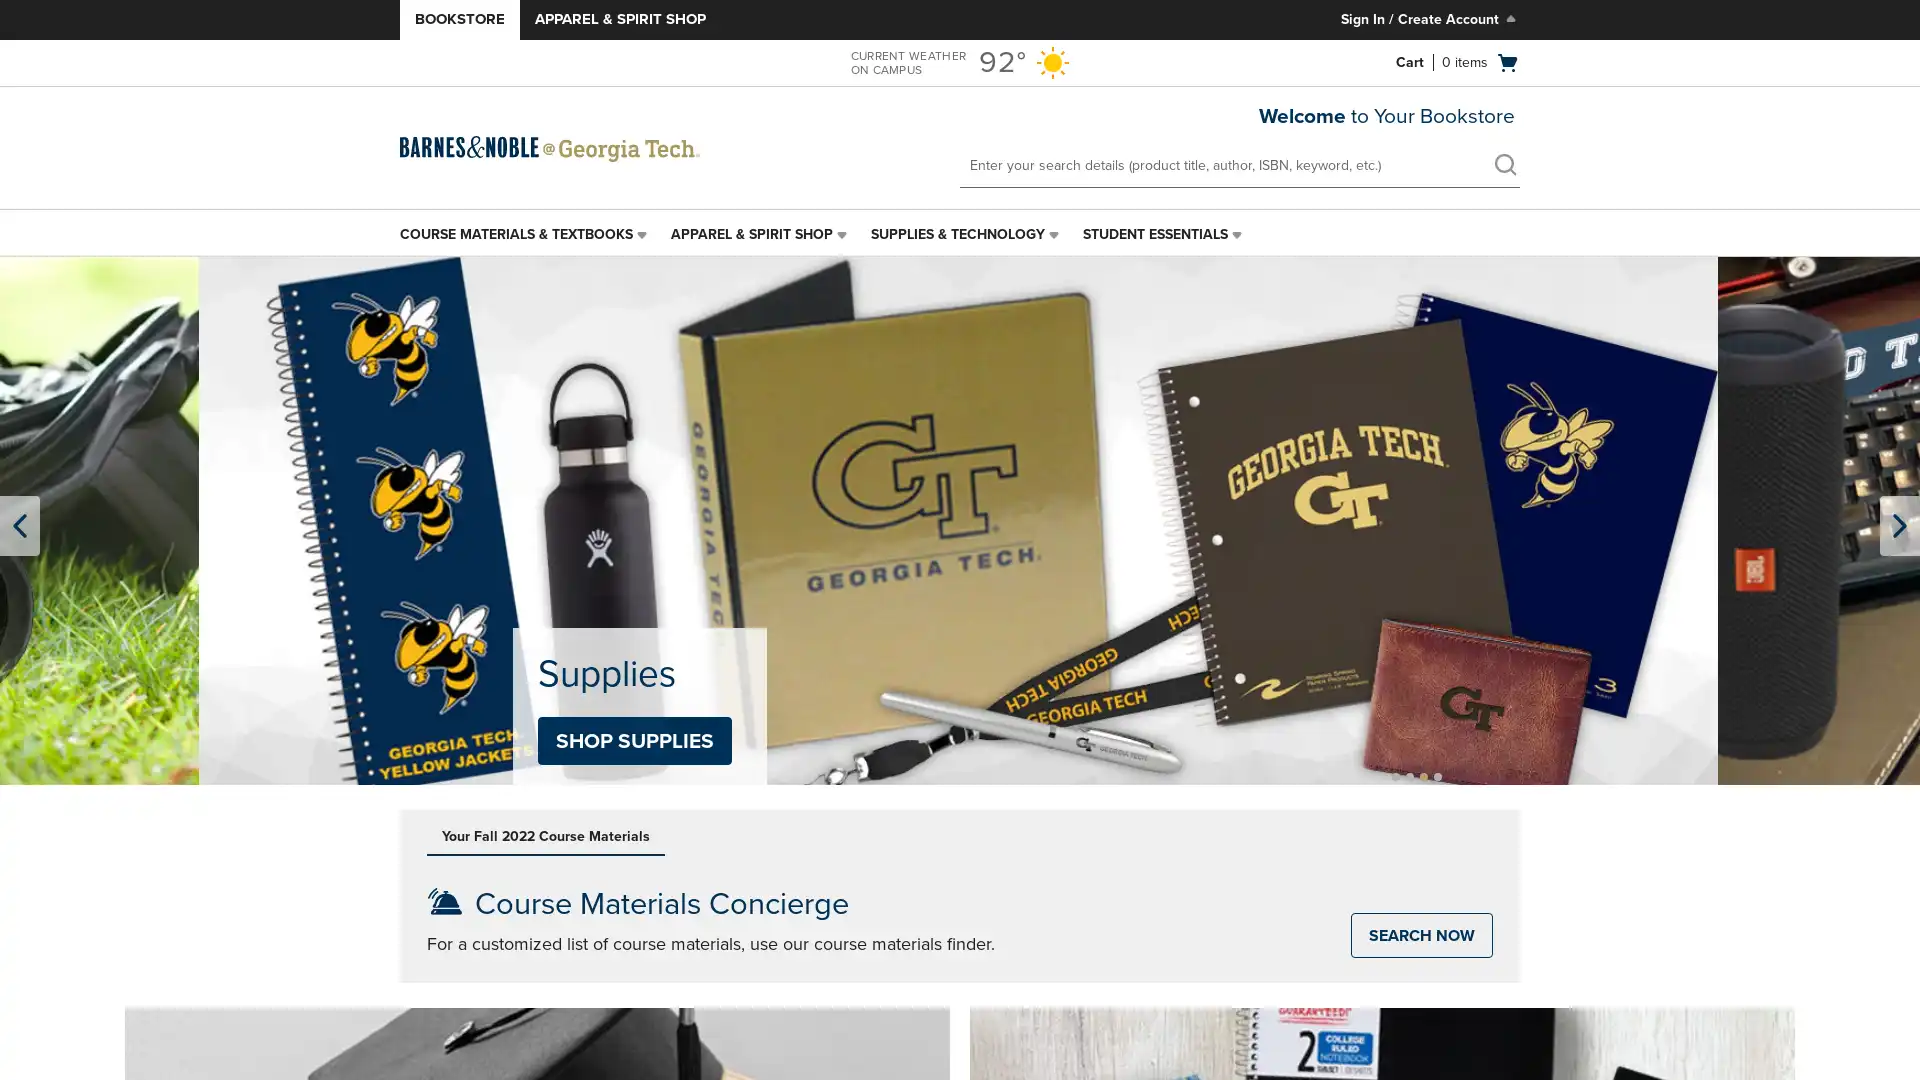 Image resolution: width=1920 pixels, height=1080 pixels. What do you see at coordinates (1505, 164) in the screenshot?
I see `search` at bounding box center [1505, 164].